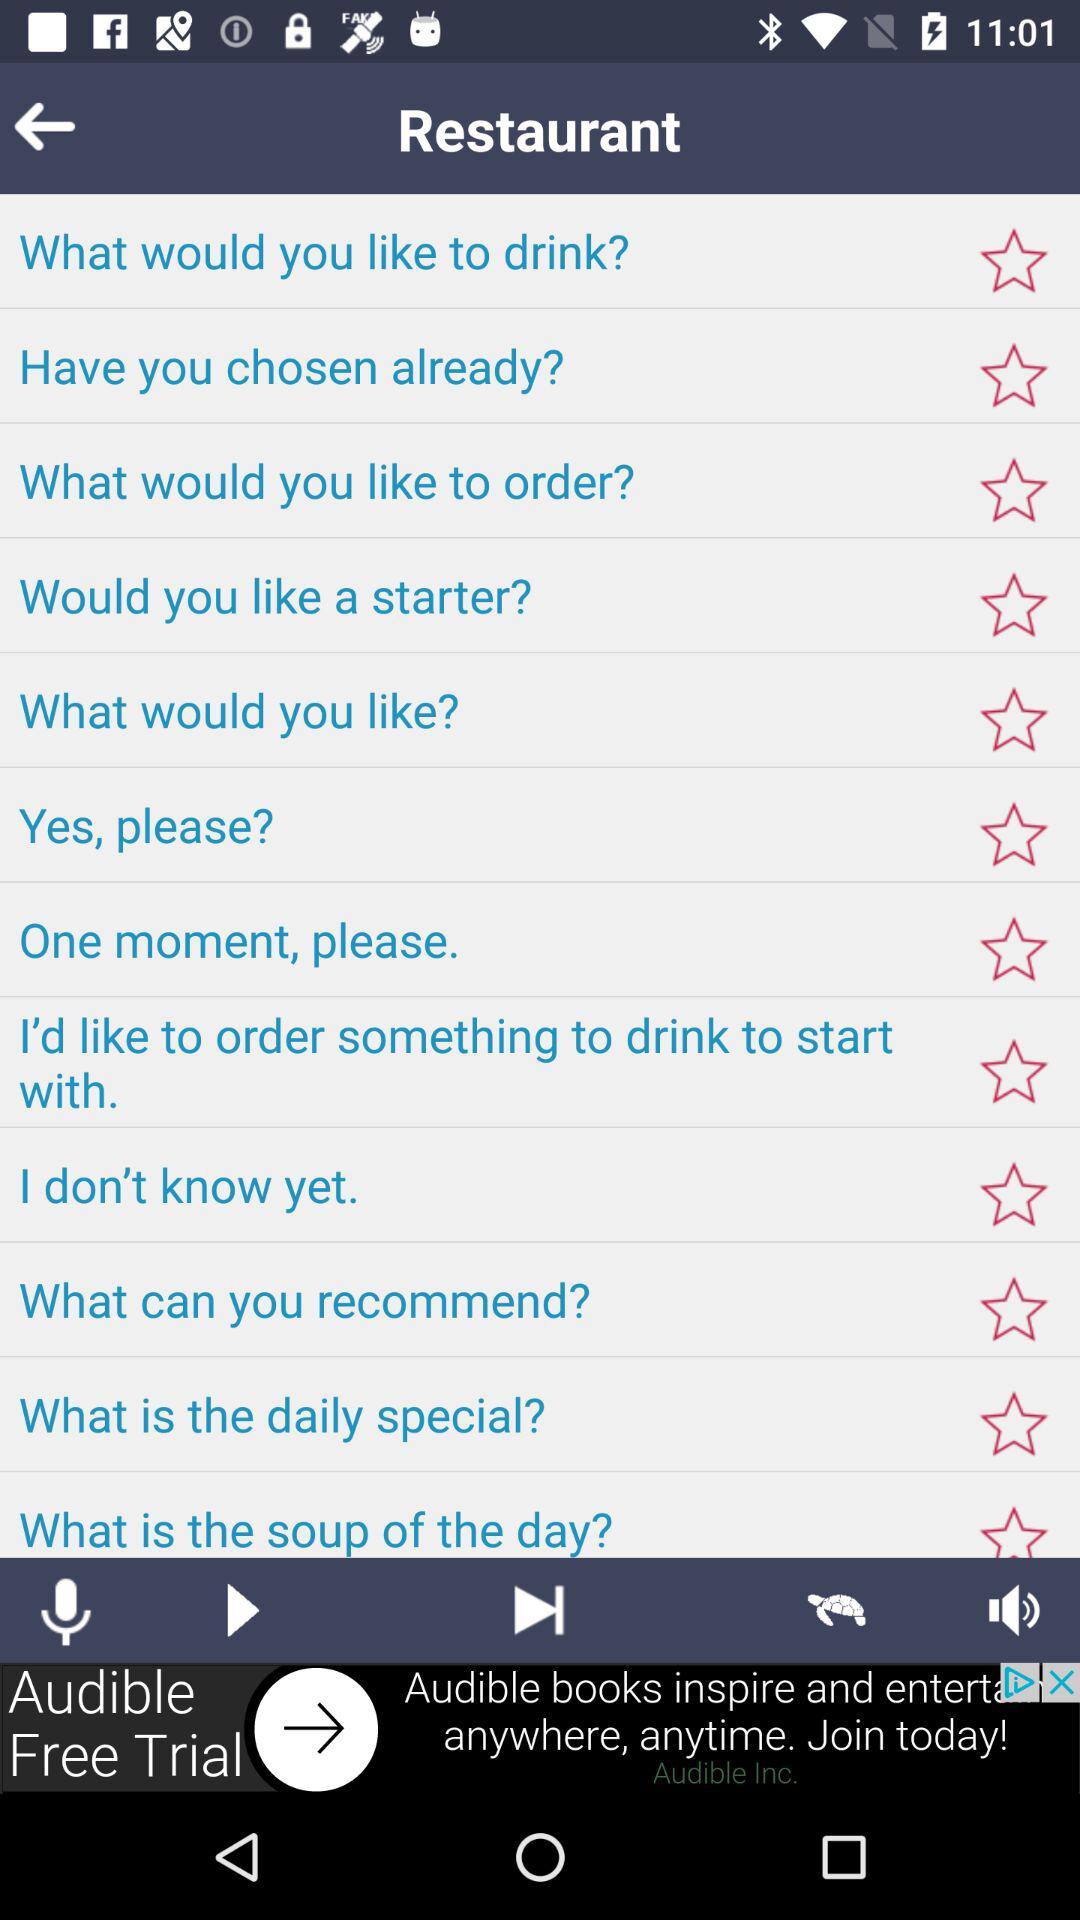  What do you see at coordinates (74, 127) in the screenshot?
I see `the arrow_backward icon` at bounding box center [74, 127].